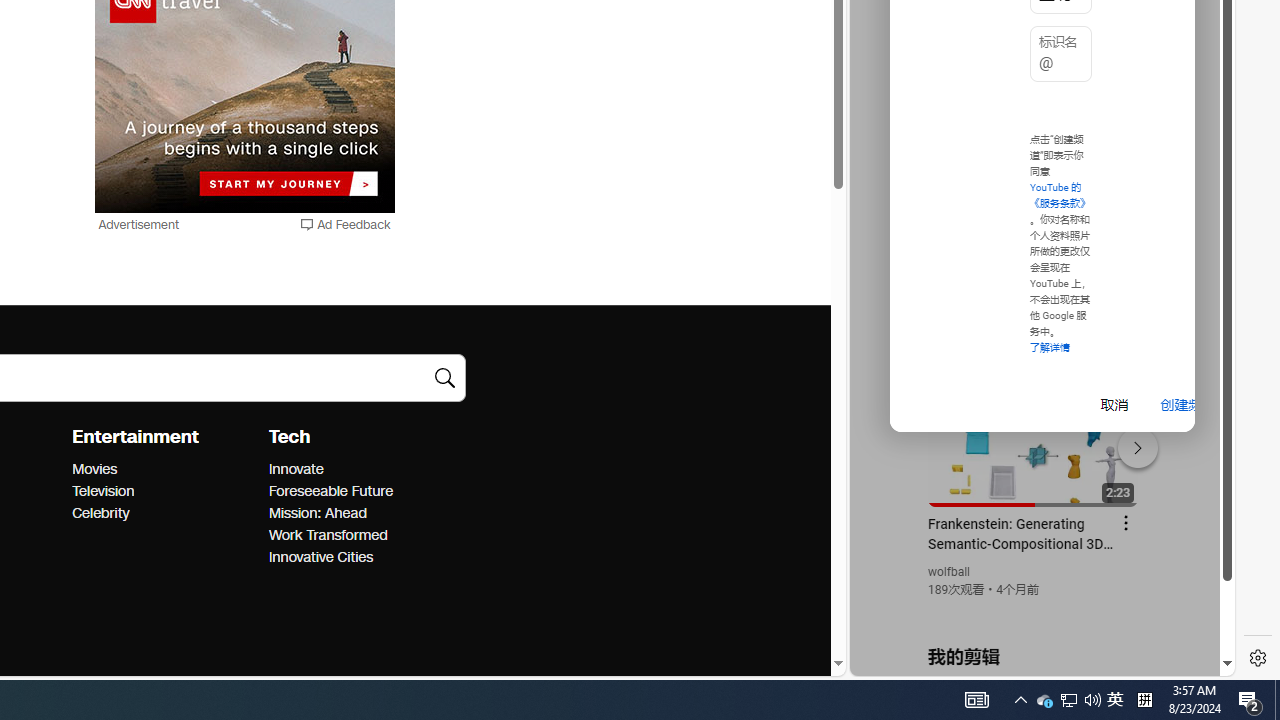 The height and width of the screenshot is (720, 1280). Describe the element at coordinates (1034, 431) in the screenshot. I see `'YouTube'` at that location.